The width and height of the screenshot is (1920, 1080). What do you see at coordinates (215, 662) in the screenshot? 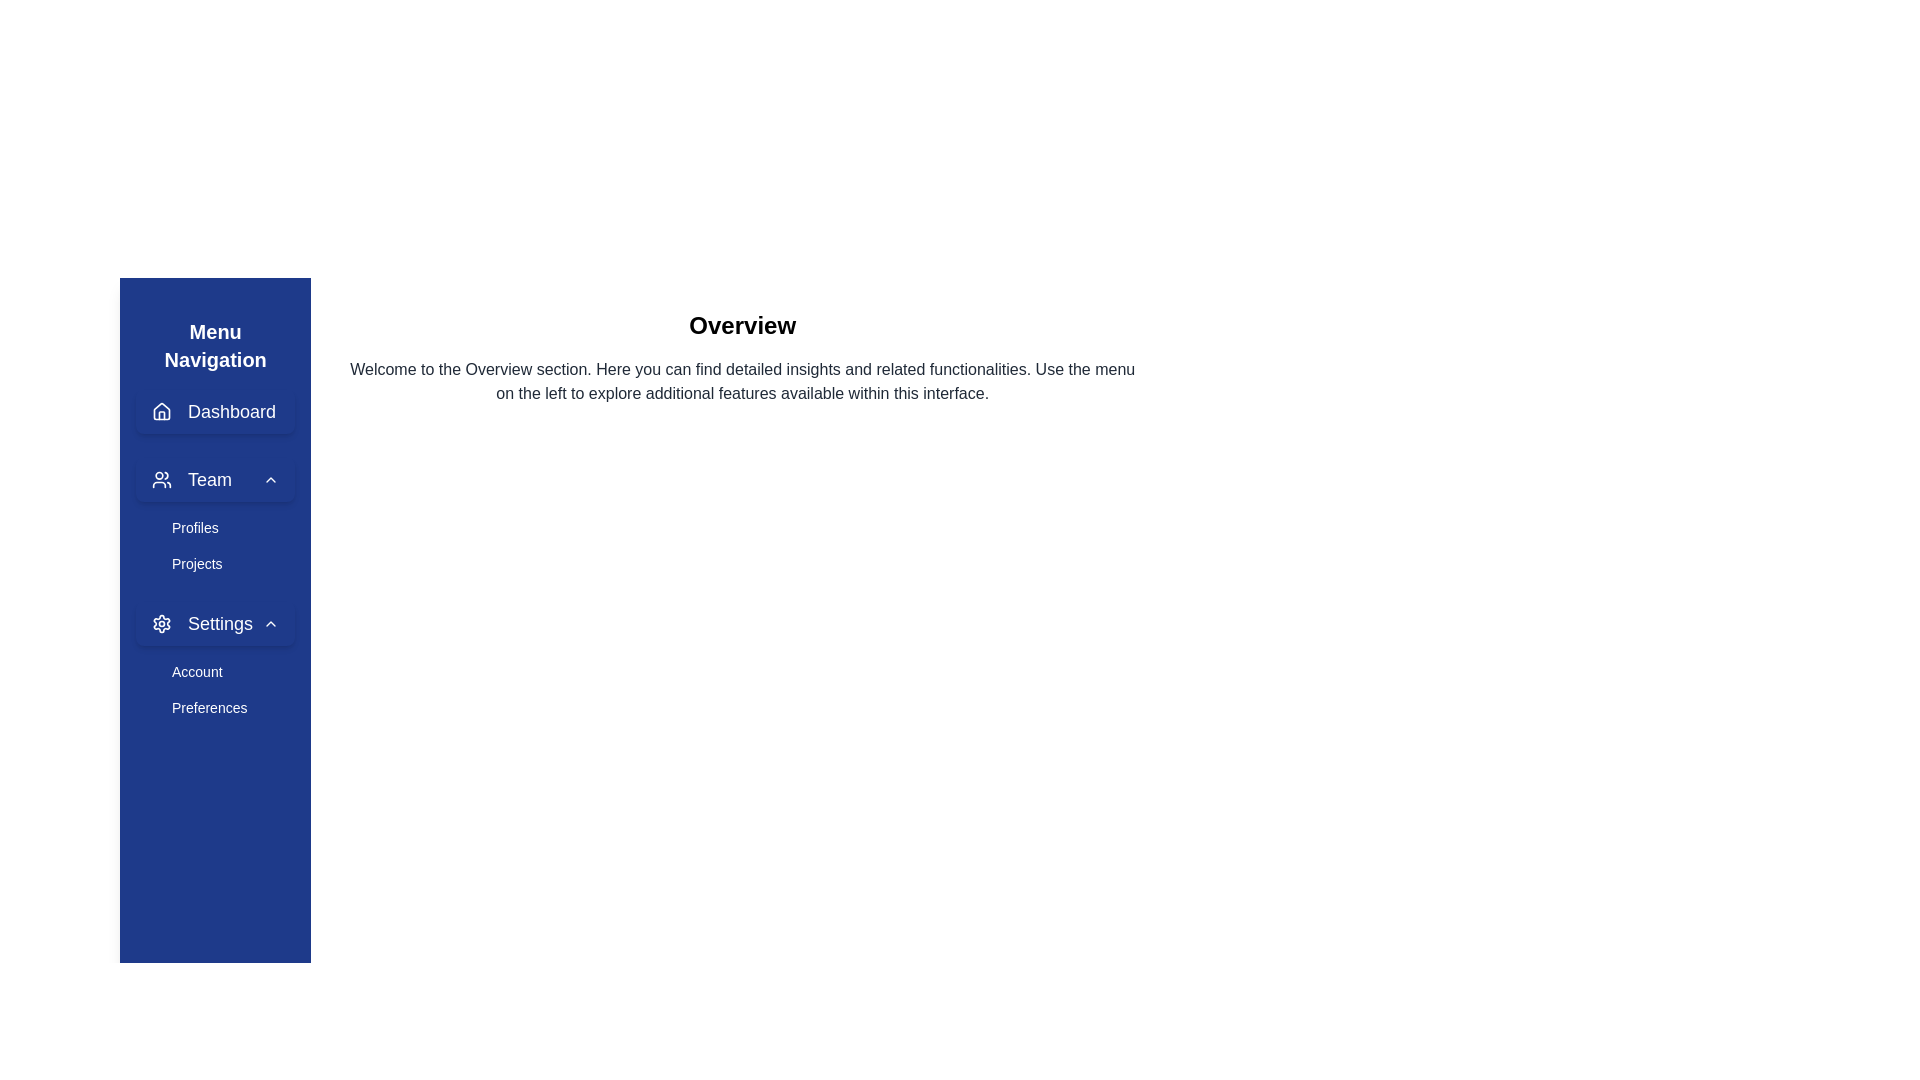
I see `'Account' text element, which is displayed in white on a blue background and is the first sub-item under the 'Settings' menu in the left sidebar` at bounding box center [215, 662].